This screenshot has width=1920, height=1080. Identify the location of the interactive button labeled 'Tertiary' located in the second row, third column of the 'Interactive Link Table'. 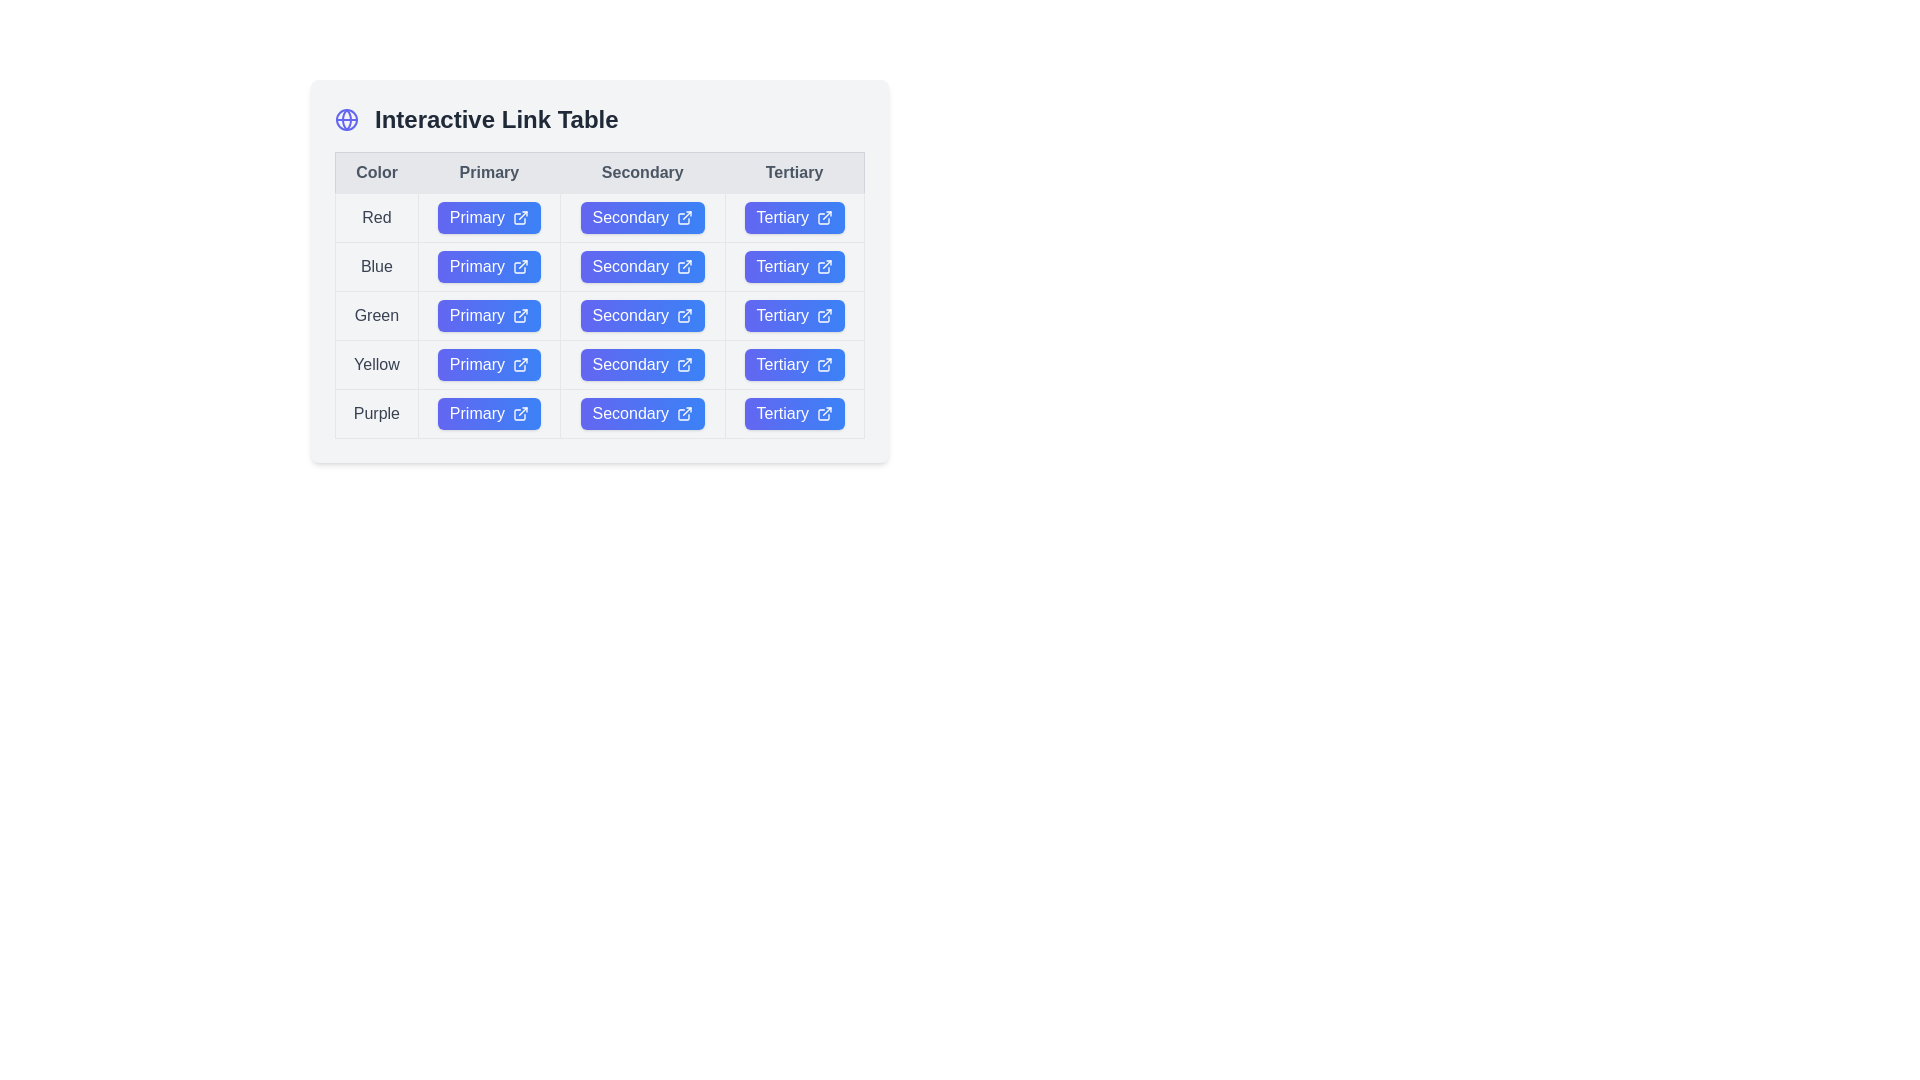
(781, 265).